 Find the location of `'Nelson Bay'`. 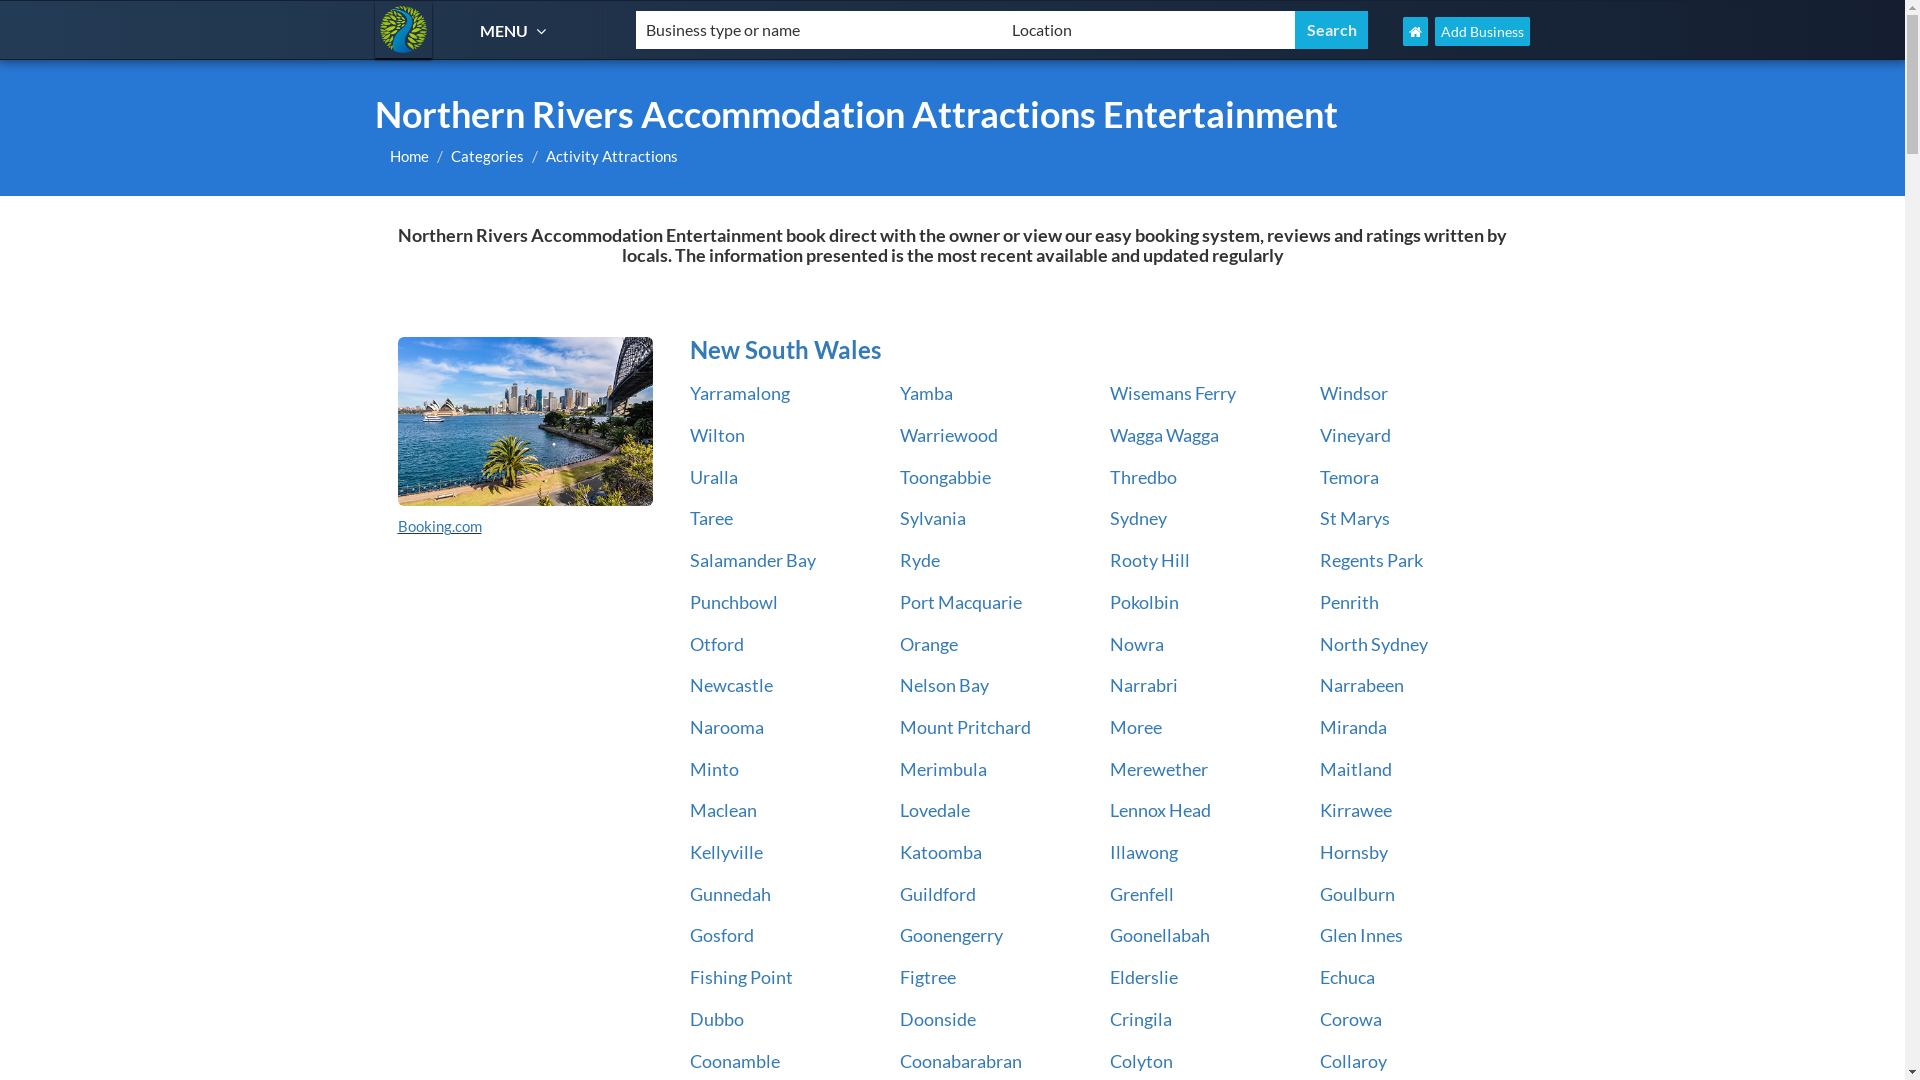

'Nelson Bay' is located at coordinates (943, 684).